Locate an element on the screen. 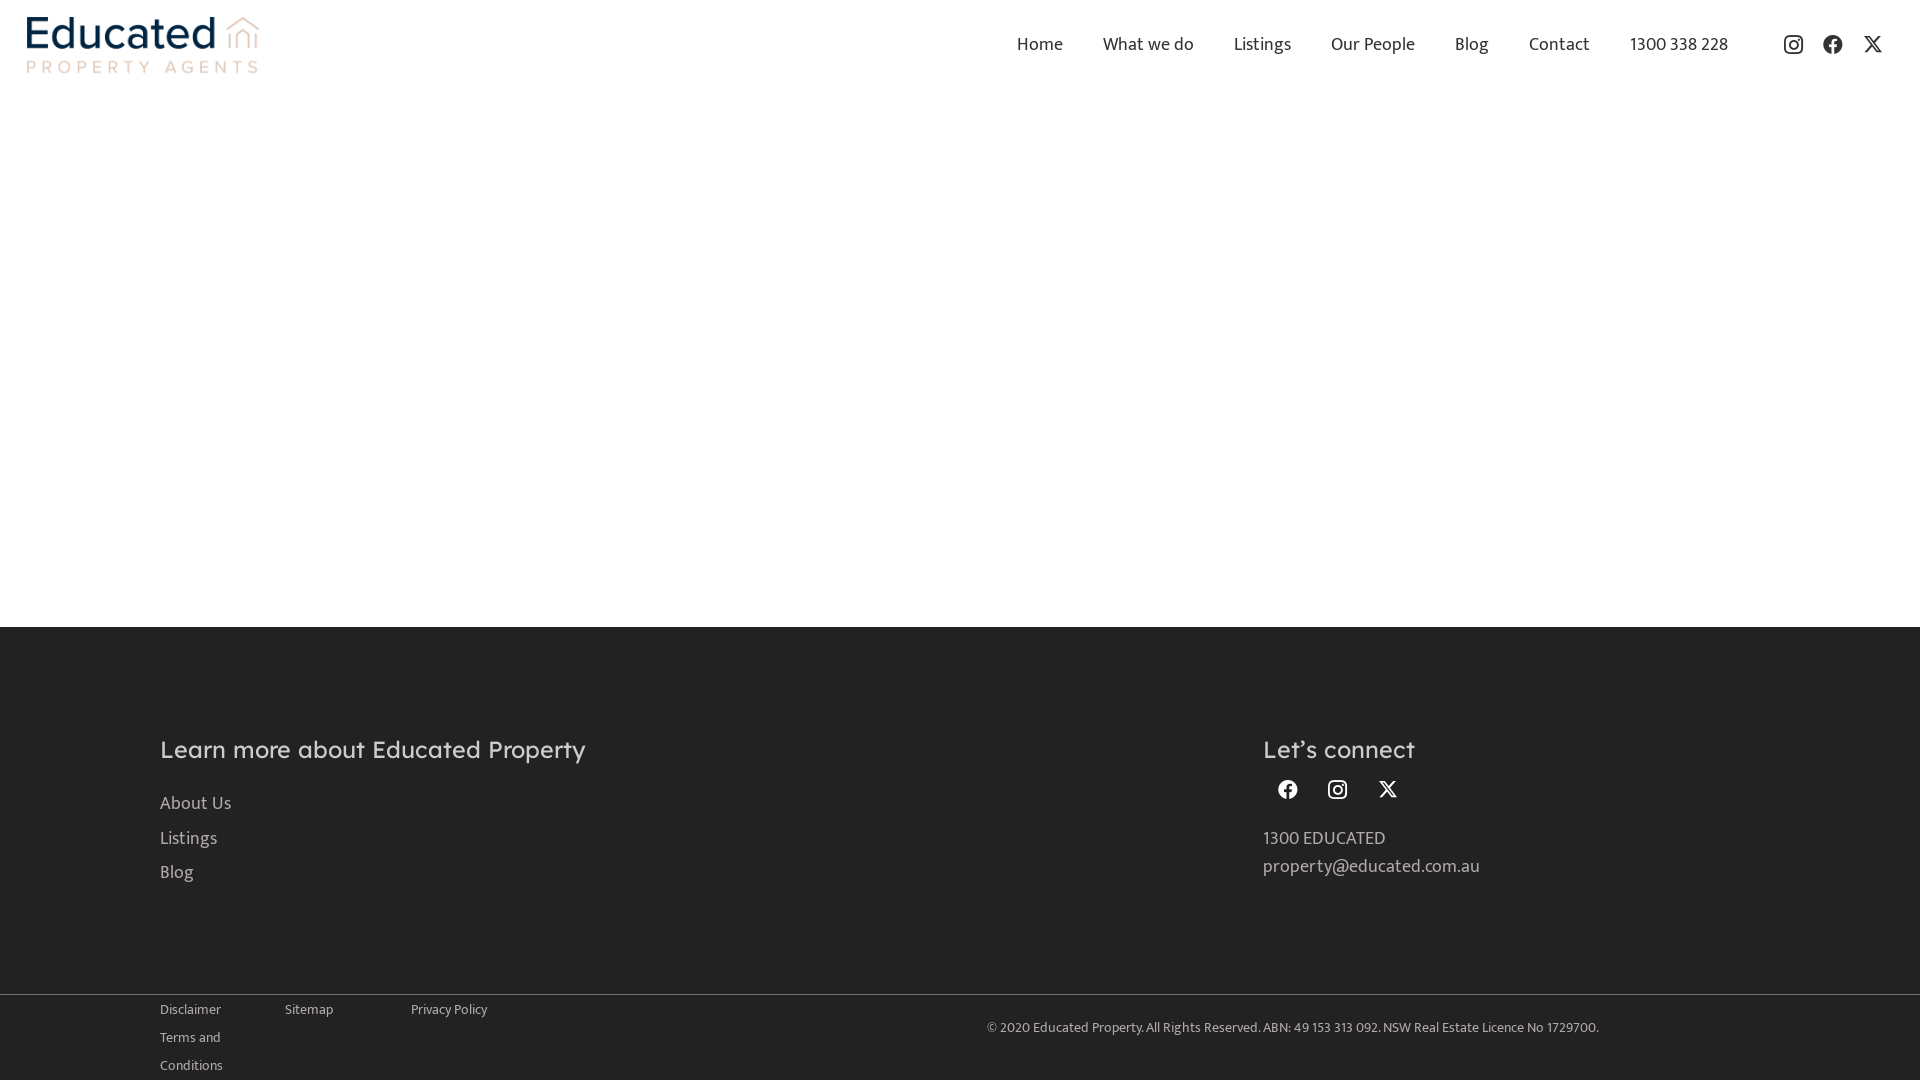 The width and height of the screenshot is (1920, 1080). 'Instagram' is located at coordinates (1338, 789).